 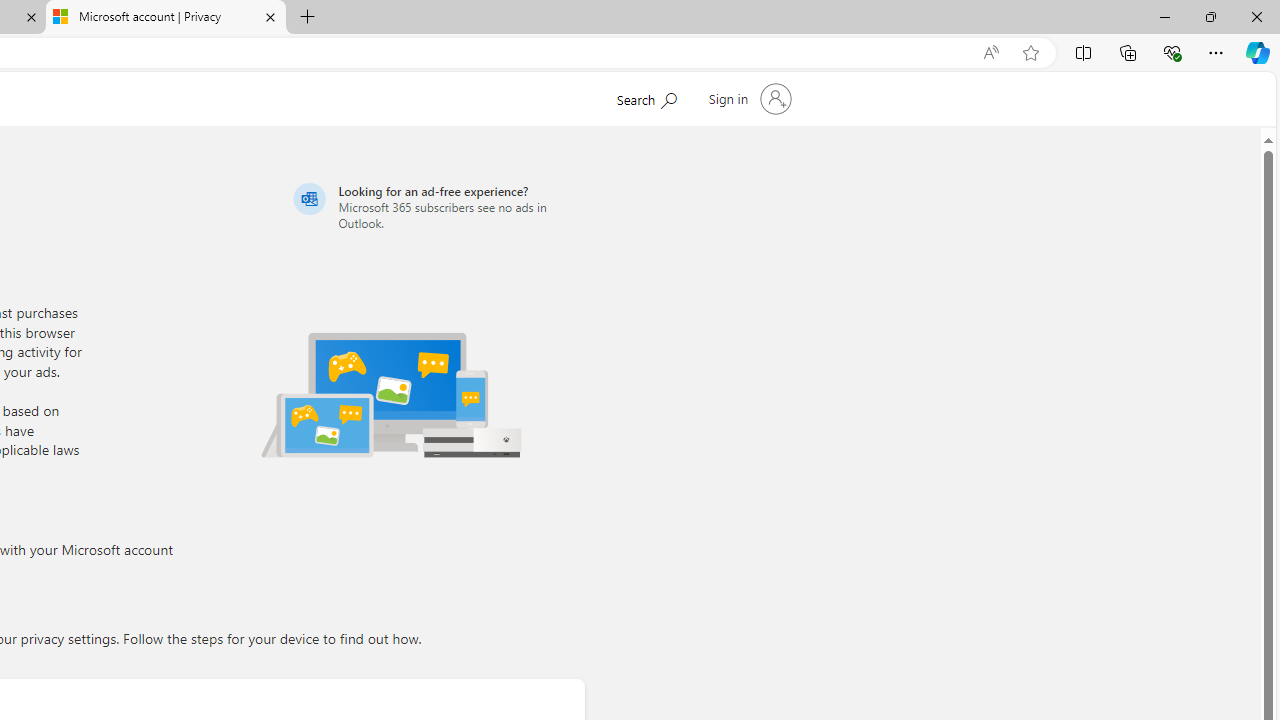 What do you see at coordinates (166, 17) in the screenshot?
I see `'Microsoft account | Privacy'` at bounding box center [166, 17].